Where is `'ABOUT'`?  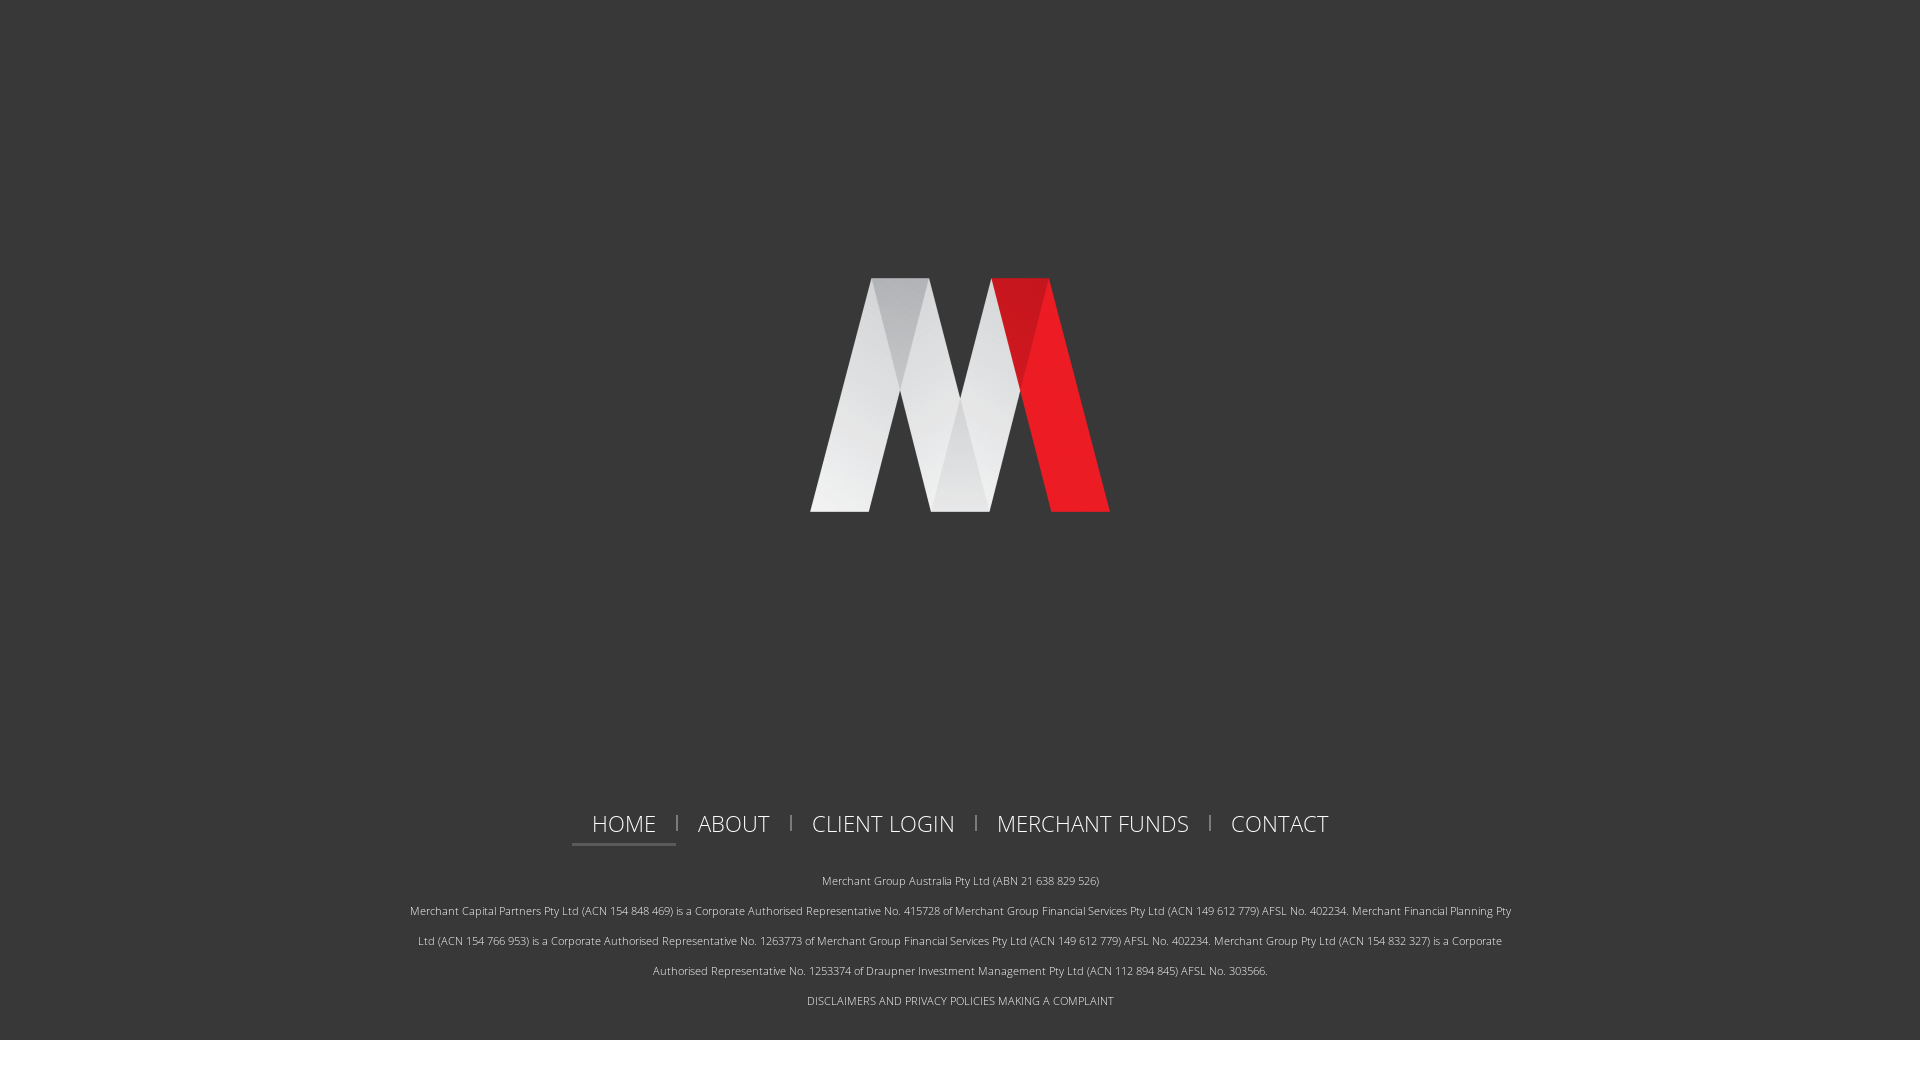
'ABOUT' is located at coordinates (733, 822).